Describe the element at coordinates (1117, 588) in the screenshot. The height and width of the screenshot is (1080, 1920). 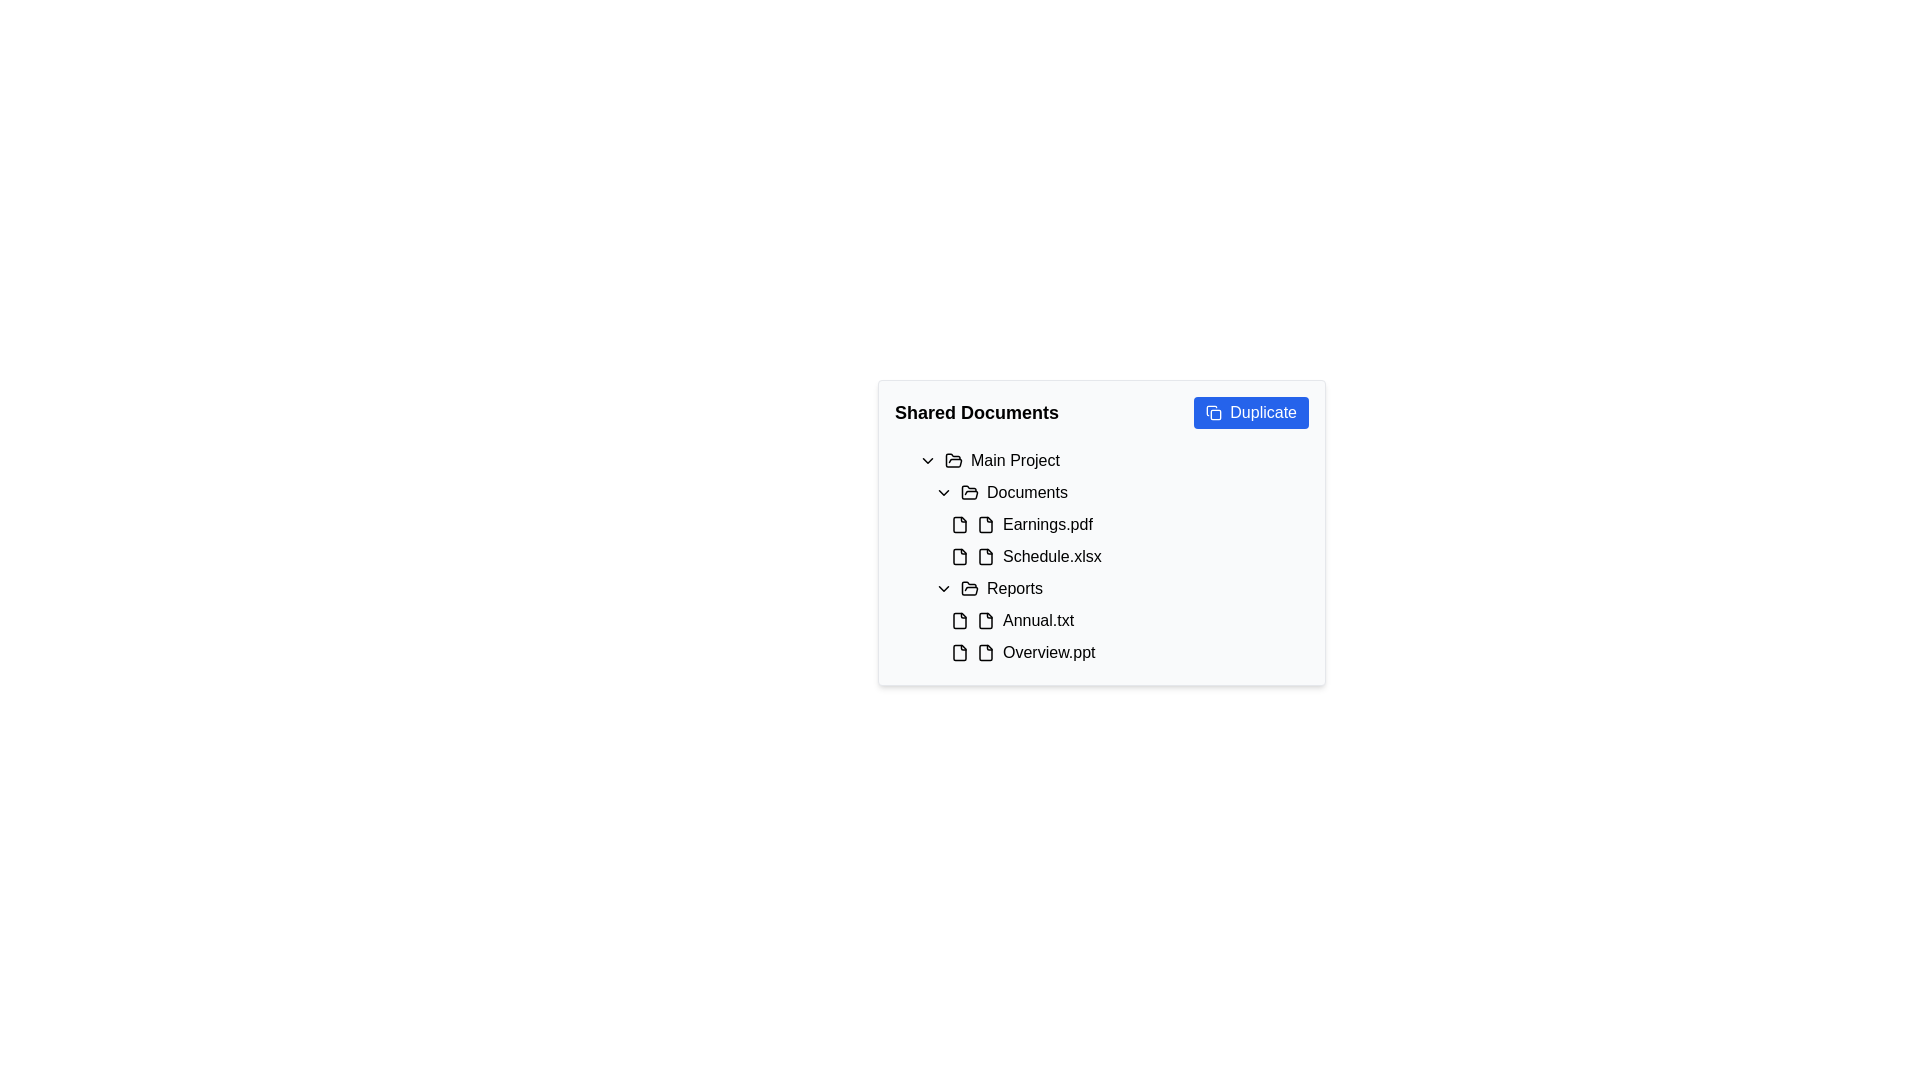
I see `the Interactive folder entry` at that location.